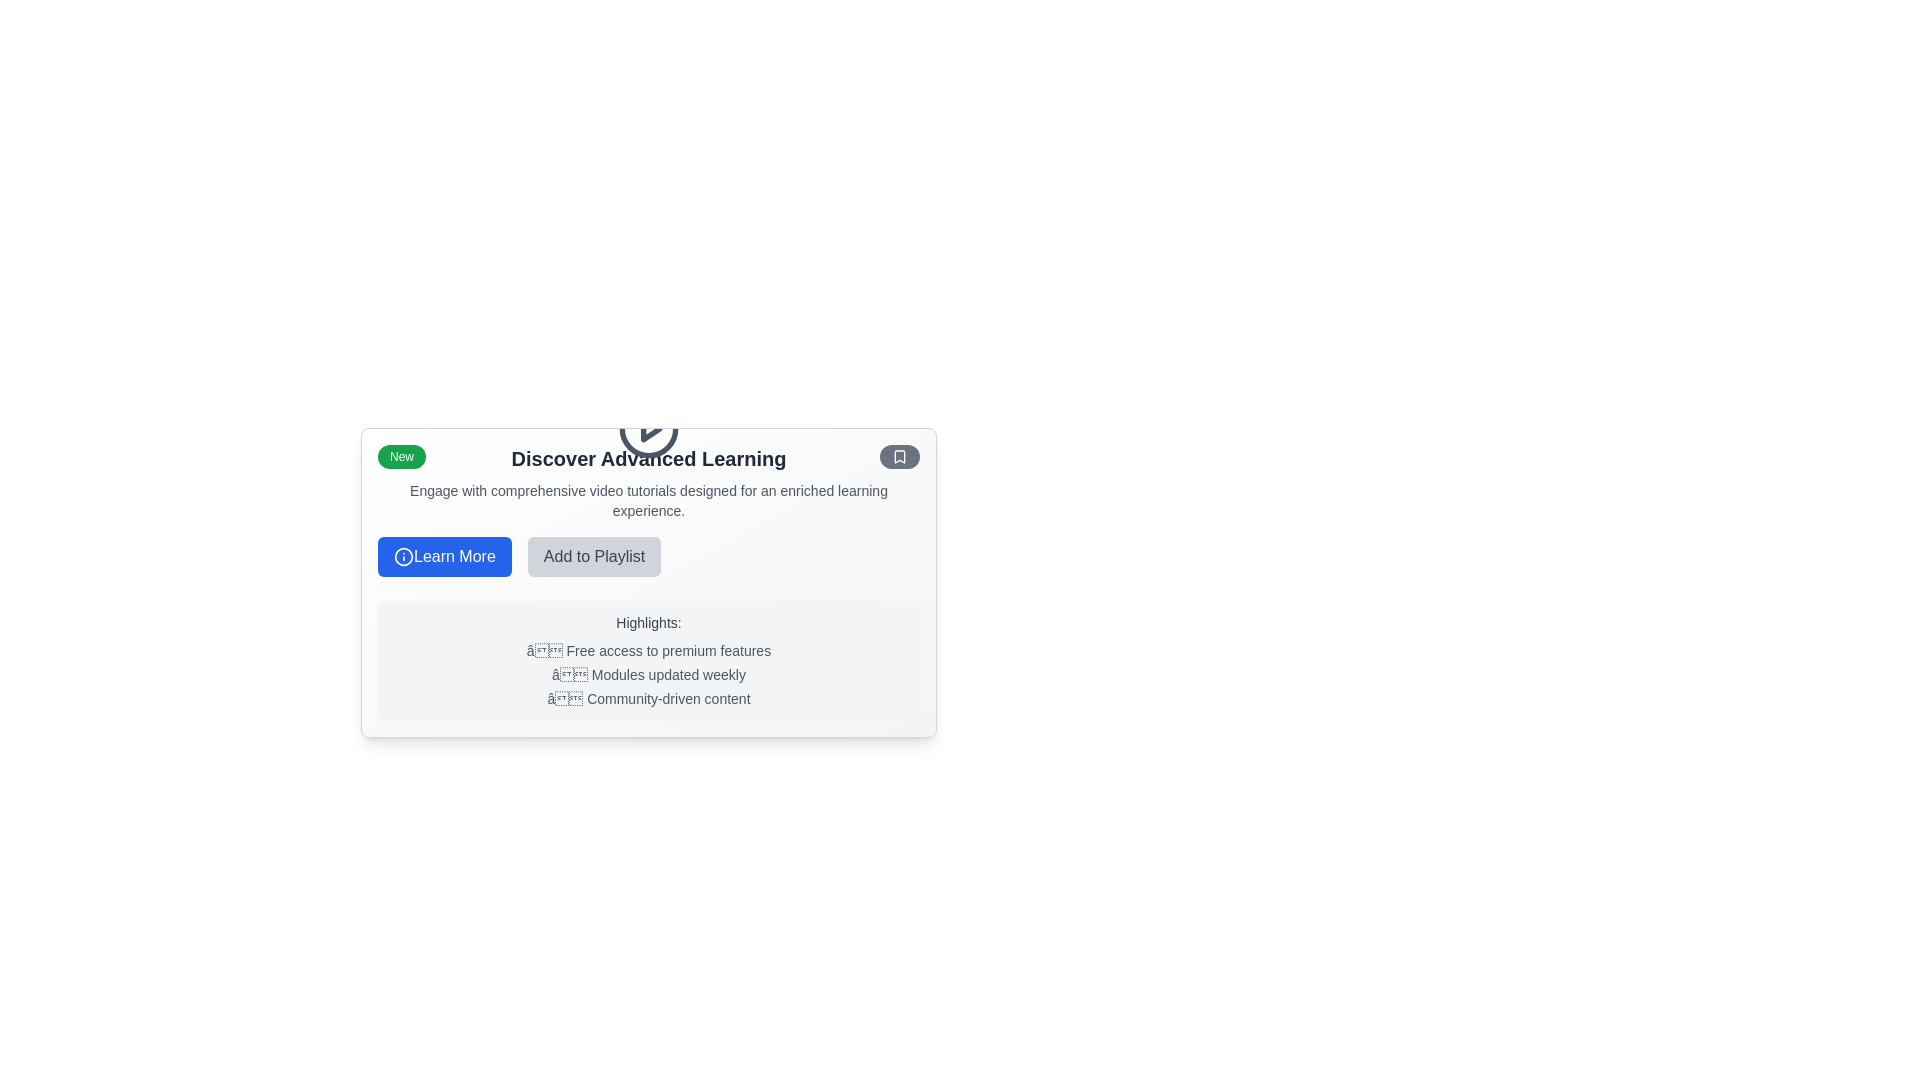  I want to click on the outer boundary of the play button symbol, which is a circular vector graphic element positioned centrally within the SVG structure, so click(648, 427).